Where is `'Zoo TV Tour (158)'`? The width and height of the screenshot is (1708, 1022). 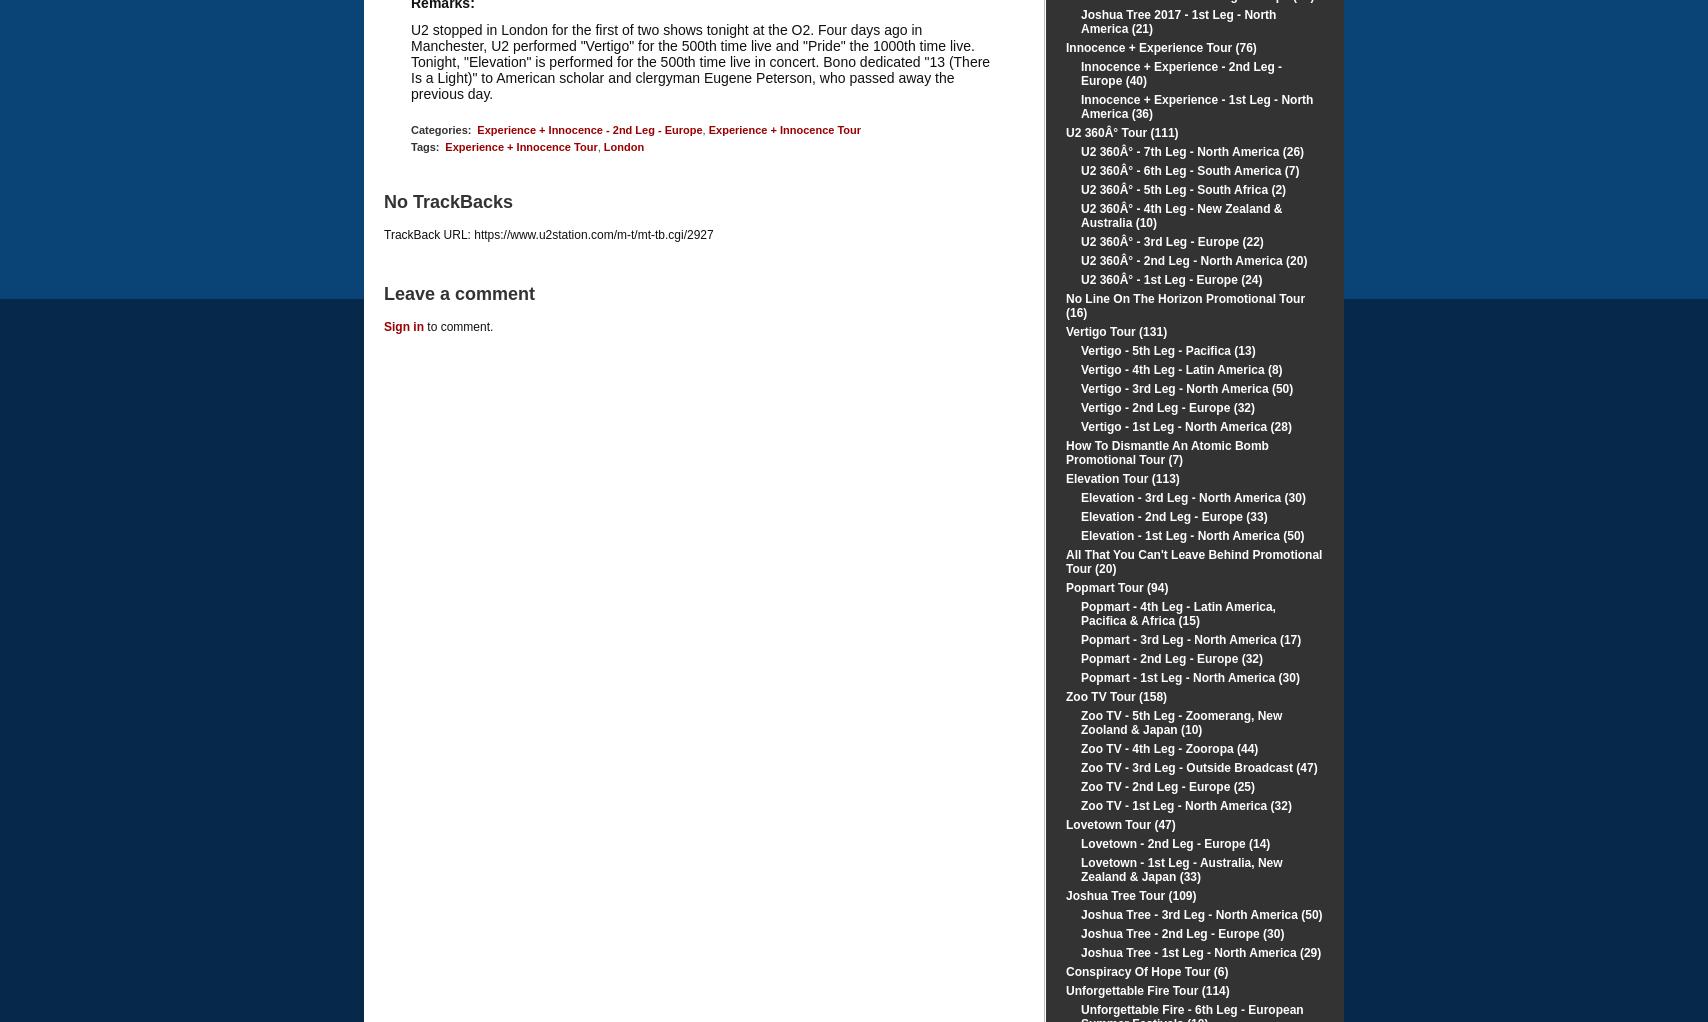 'Zoo TV Tour (158)' is located at coordinates (1116, 697).